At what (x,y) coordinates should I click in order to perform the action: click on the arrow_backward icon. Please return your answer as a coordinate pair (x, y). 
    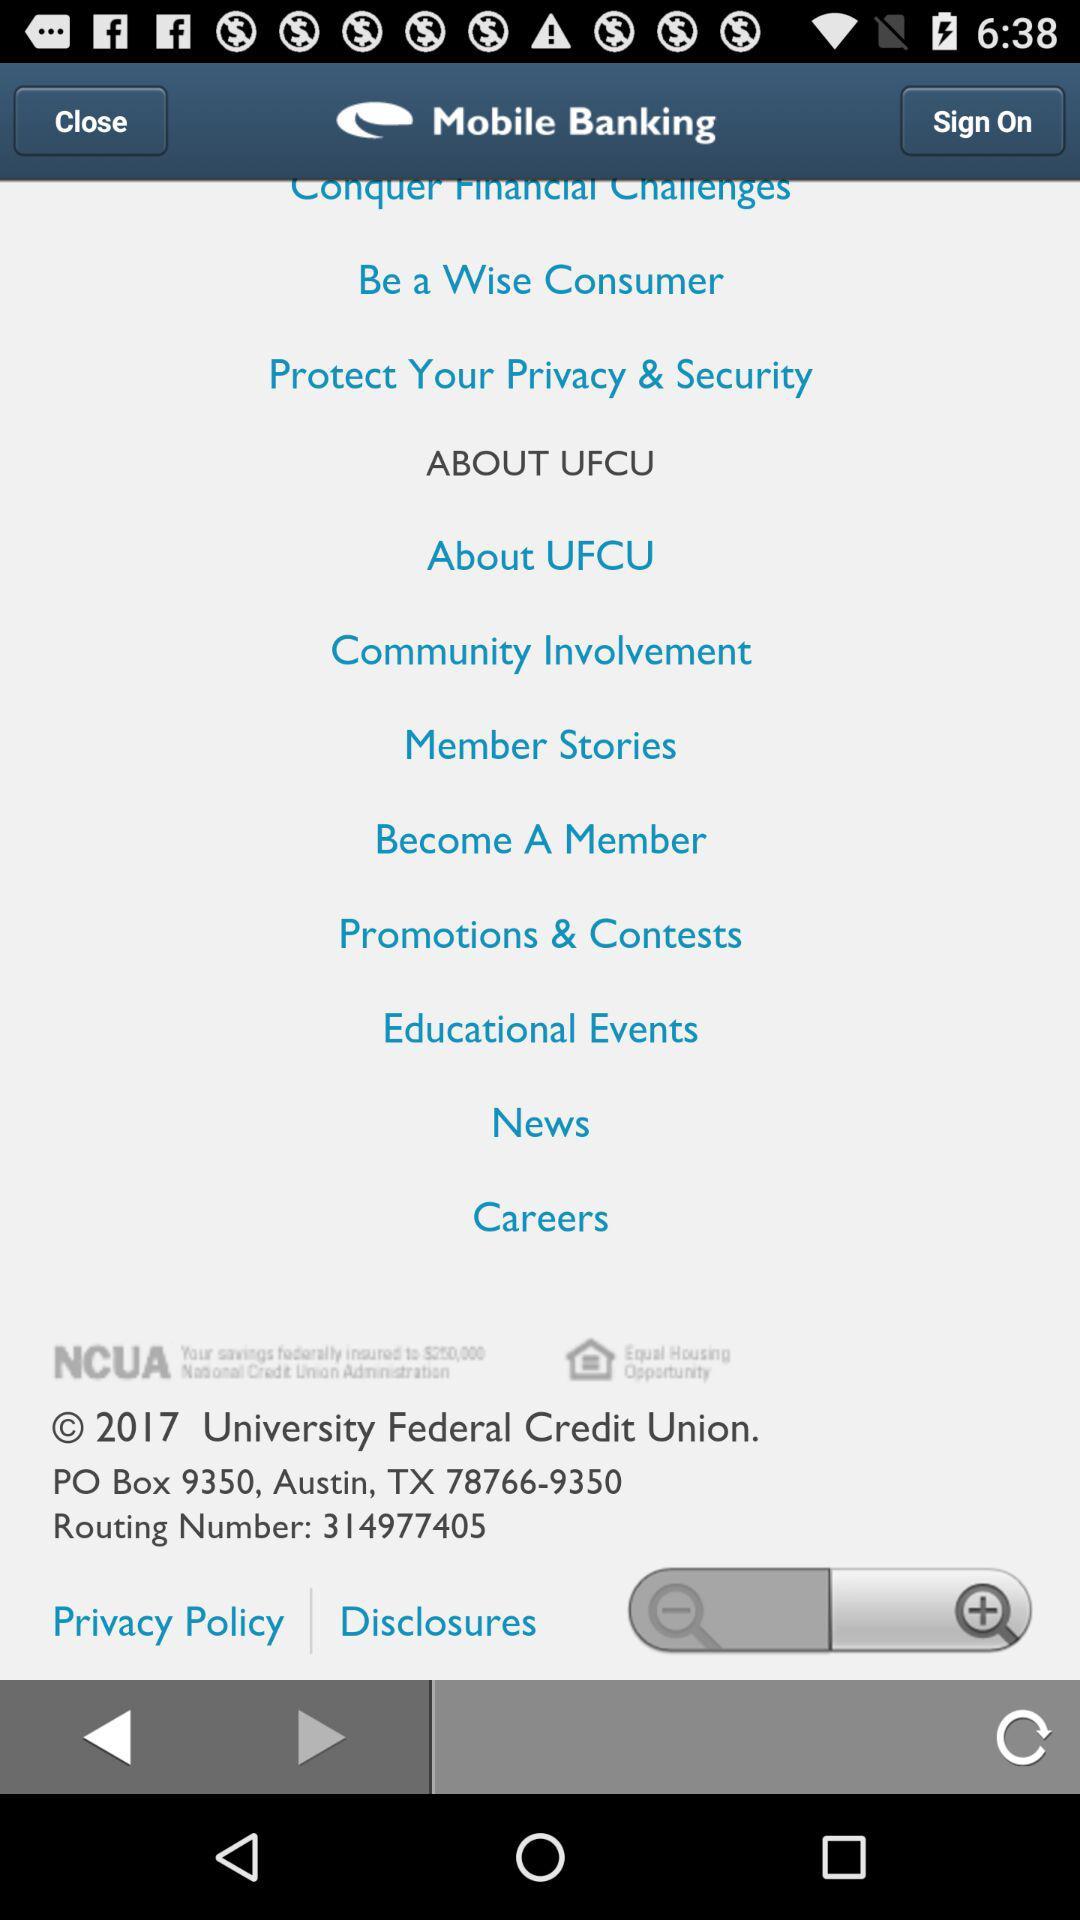
    Looking at the image, I should click on (106, 1858).